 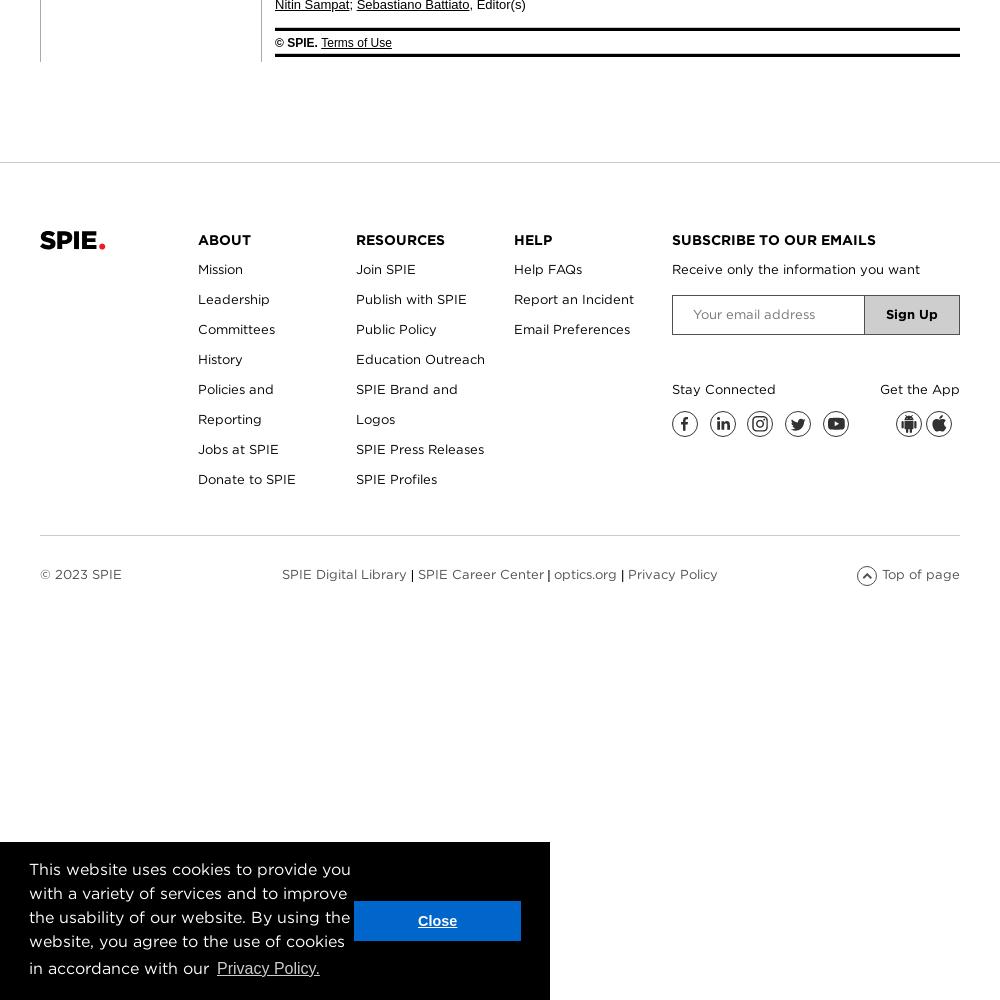 What do you see at coordinates (188, 918) in the screenshot?
I see `'This website uses cookies to provide you with a variety of services and to improve the usability of our website. By using the website, you agree to the use of cookies in accordance with our'` at bounding box center [188, 918].